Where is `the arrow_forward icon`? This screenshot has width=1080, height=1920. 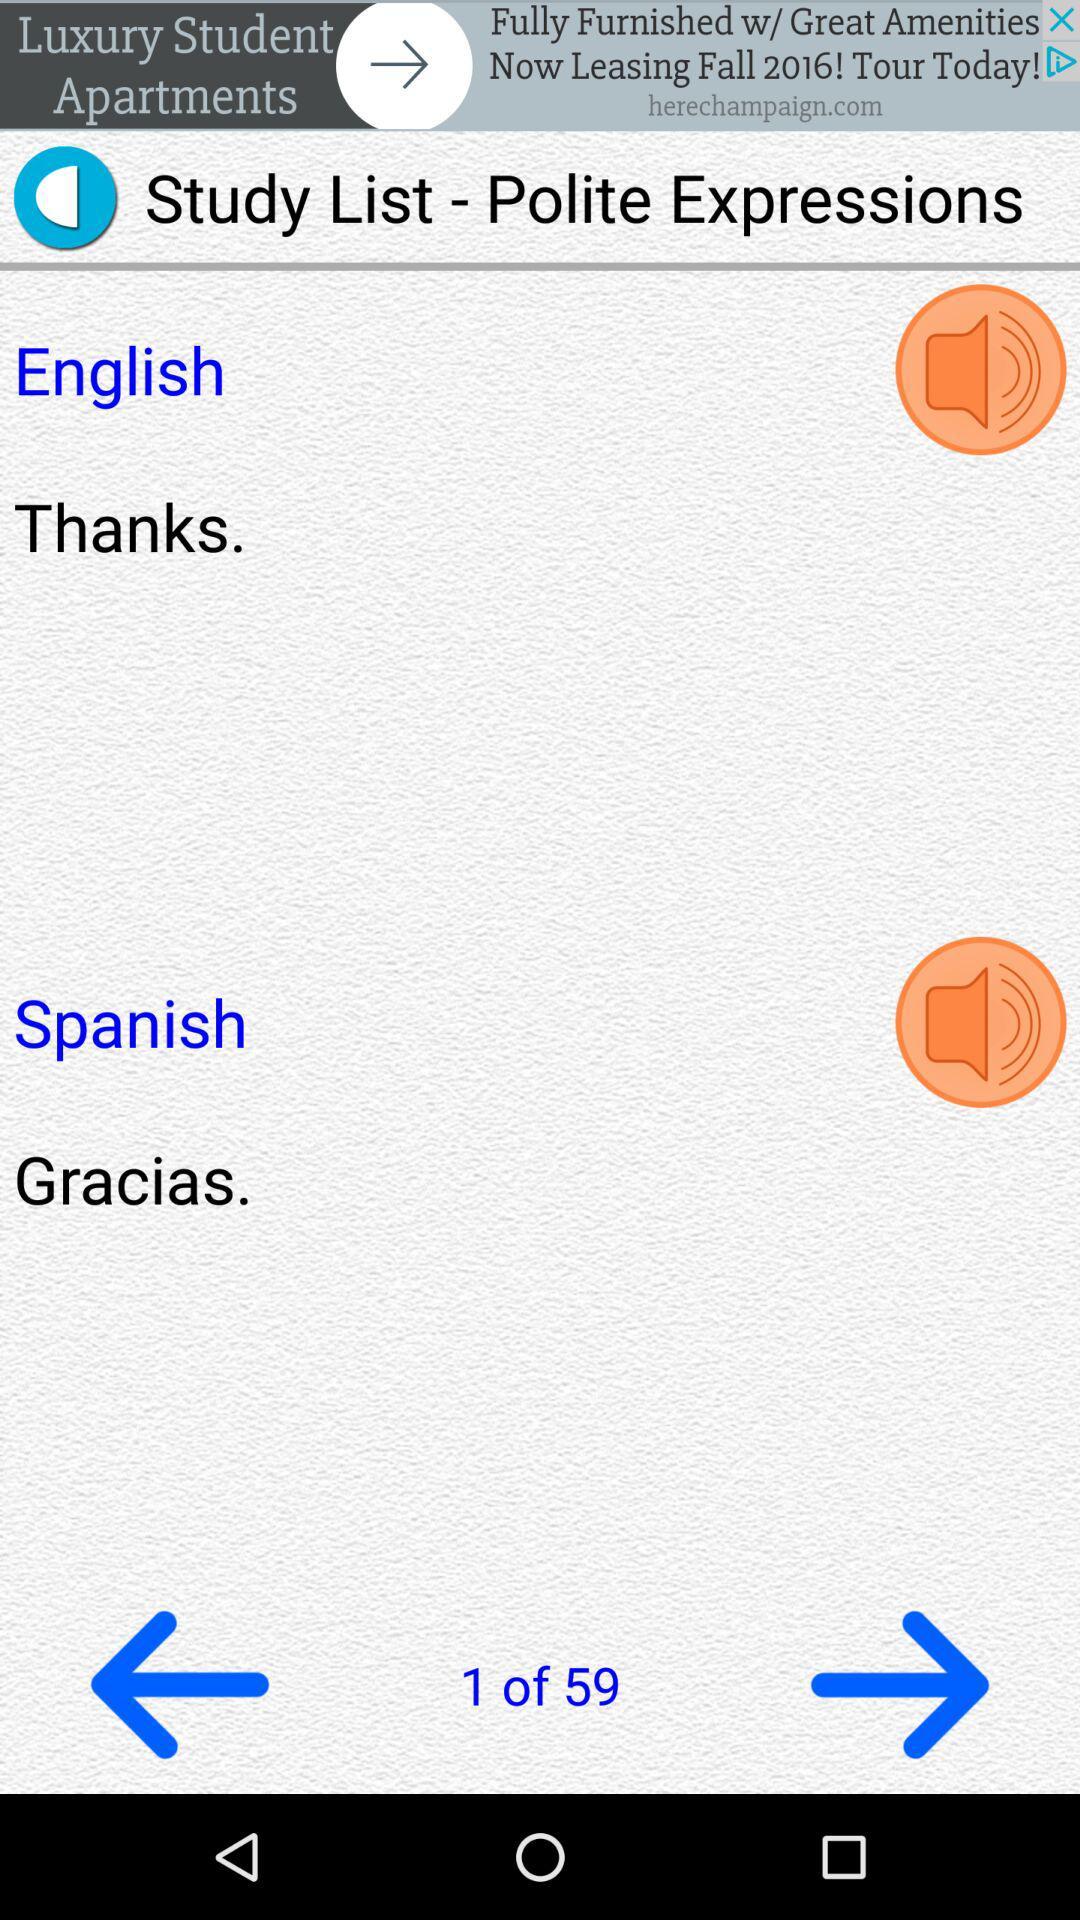 the arrow_forward icon is located at coordinates (898, 1803).